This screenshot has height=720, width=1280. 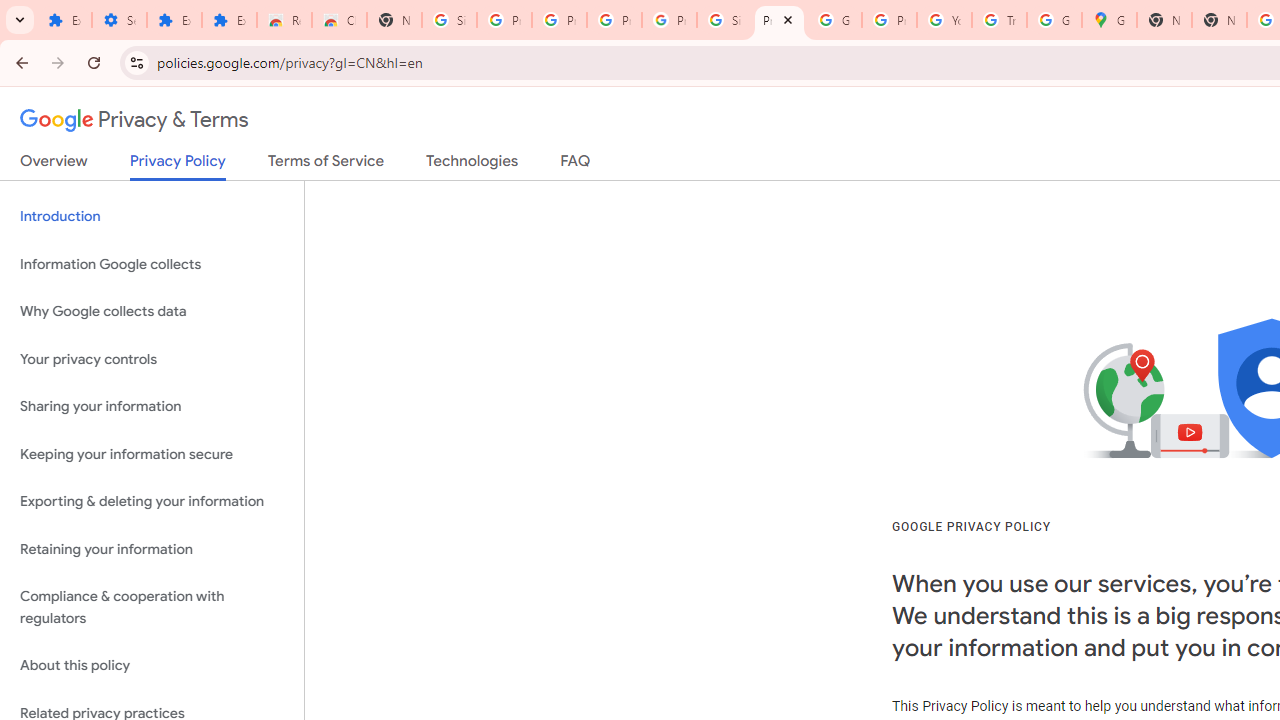 I want to click on 'Sign in - Google Accounts', so click(x=724, y=20).